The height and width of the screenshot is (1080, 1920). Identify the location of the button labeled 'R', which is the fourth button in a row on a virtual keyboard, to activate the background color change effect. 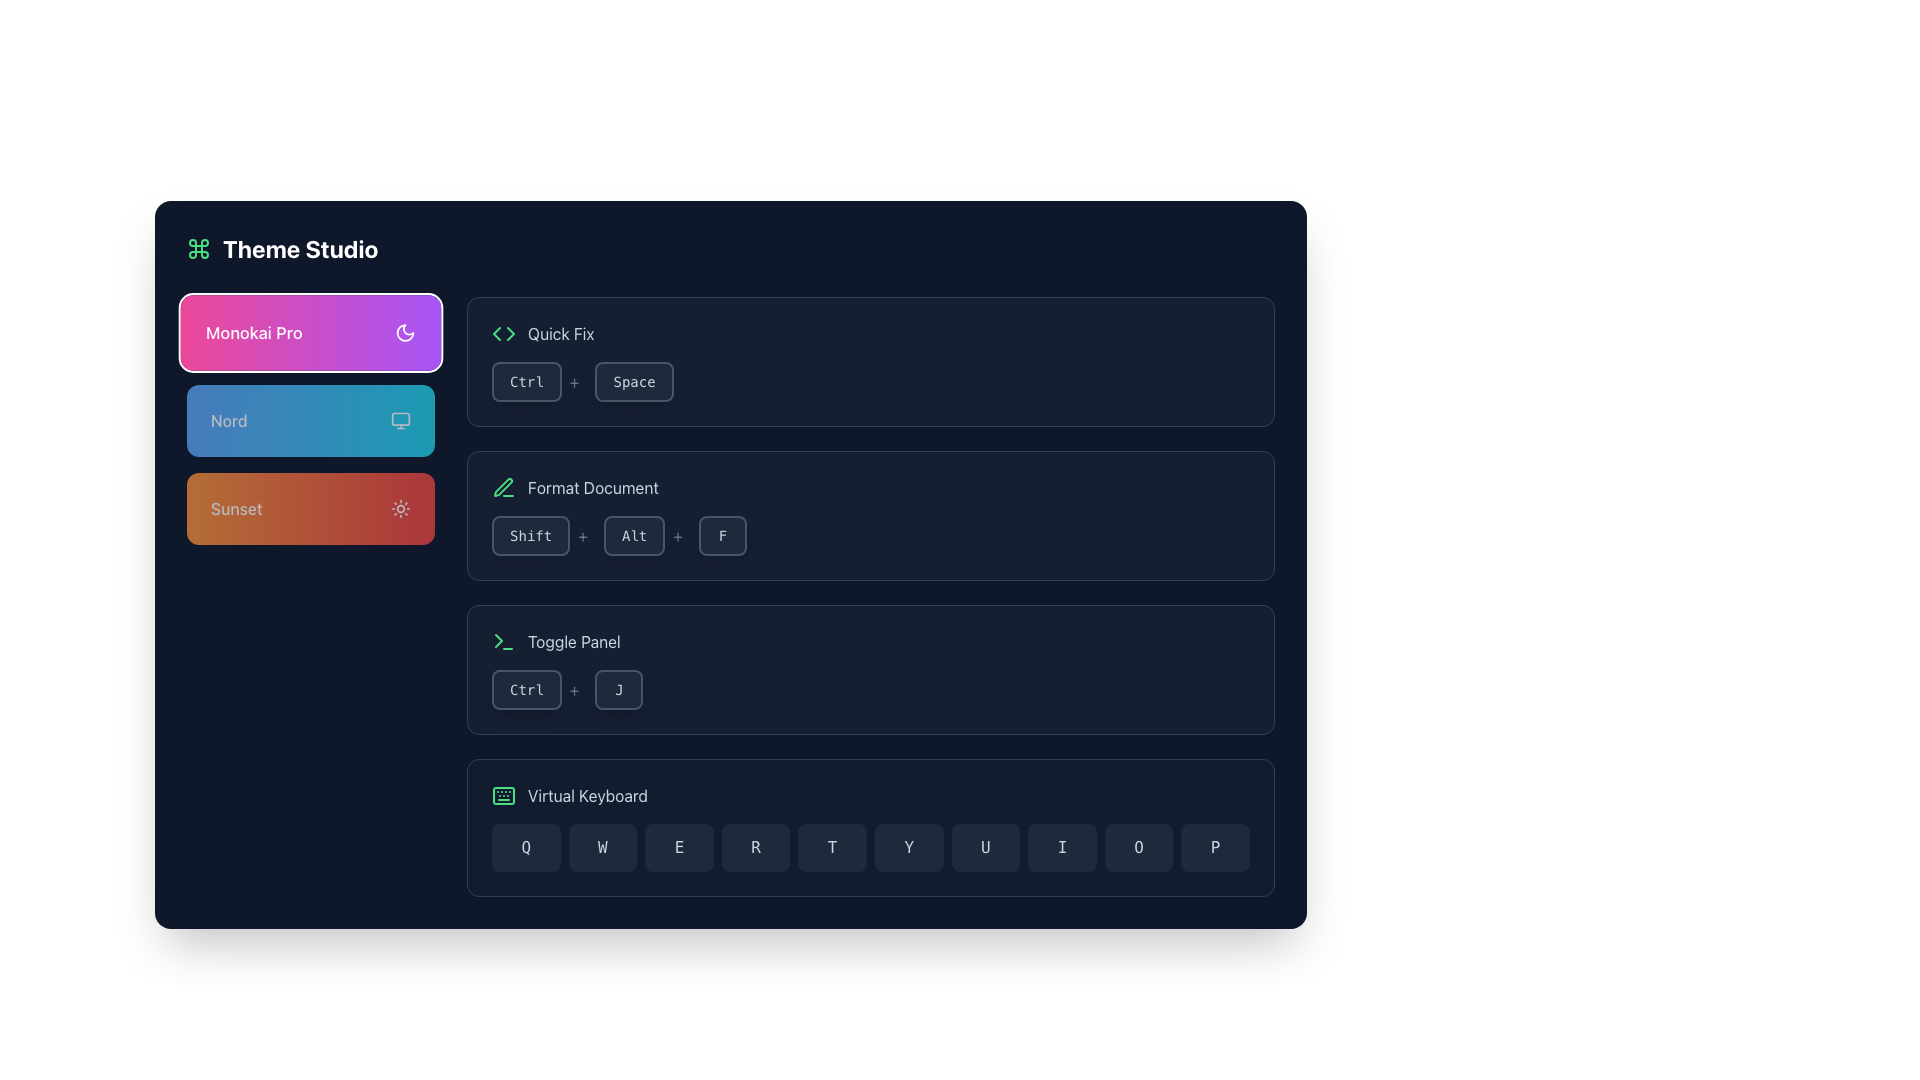
(755, 848).